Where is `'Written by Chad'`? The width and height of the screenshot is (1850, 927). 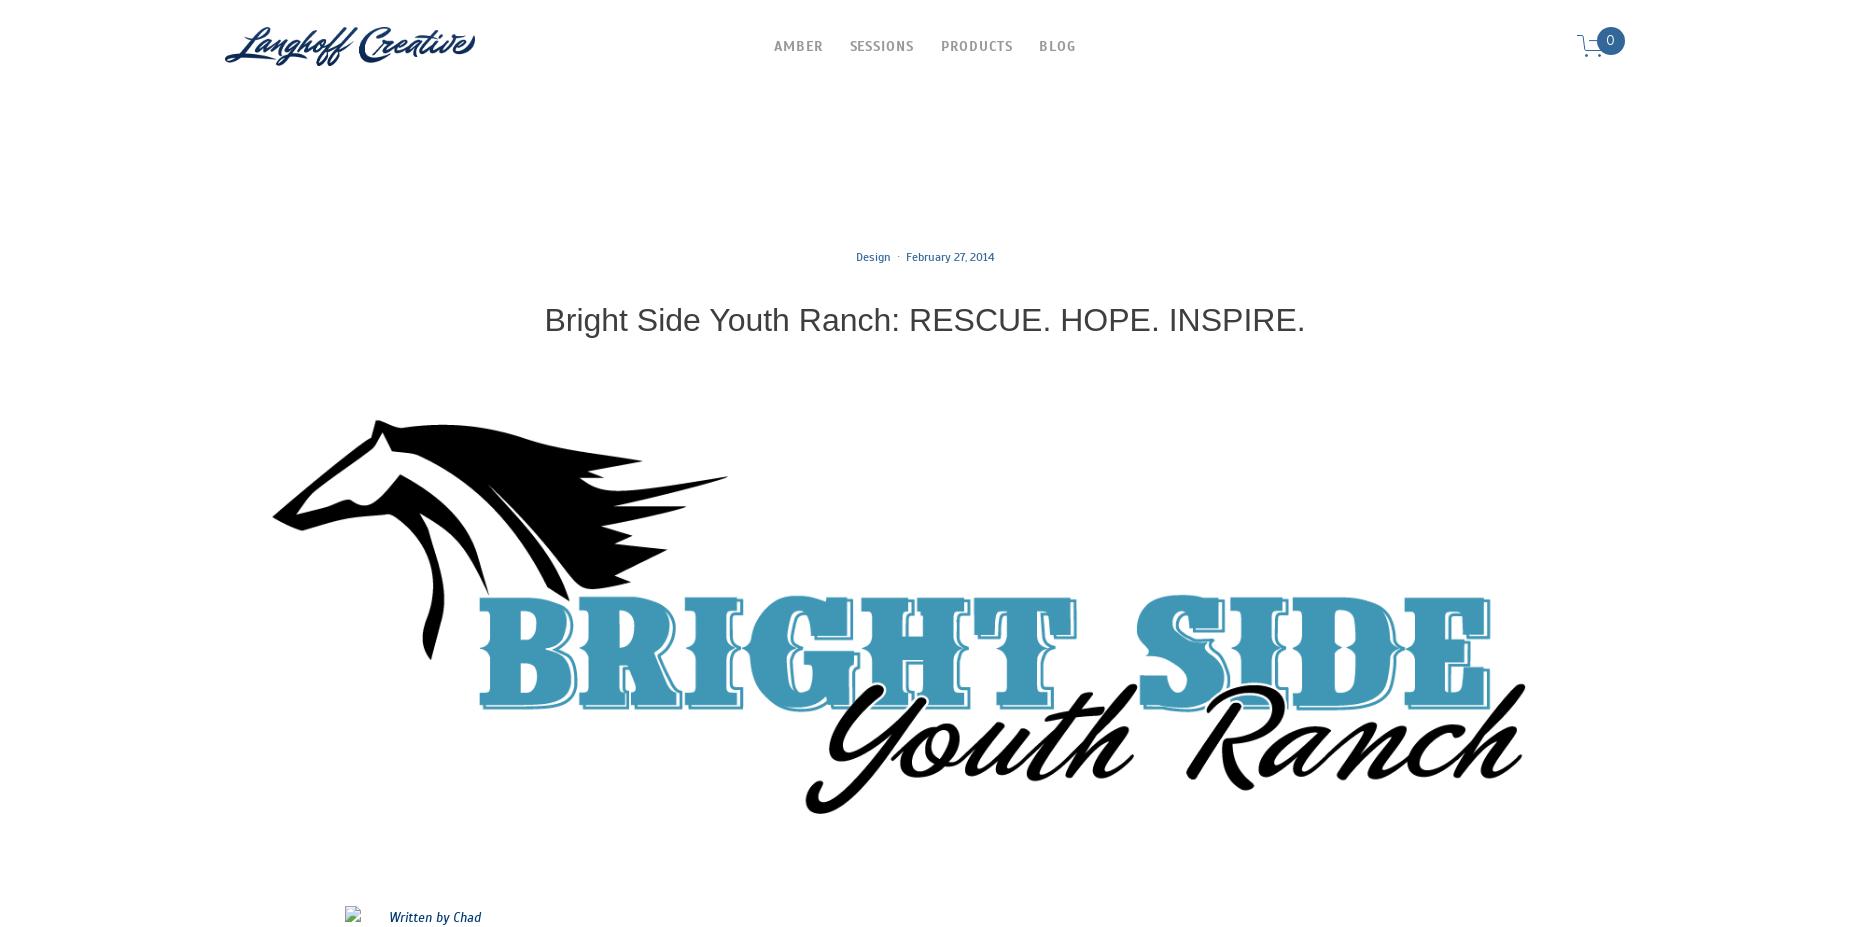
'Written by Chad' is located at coordinates (433, 918).